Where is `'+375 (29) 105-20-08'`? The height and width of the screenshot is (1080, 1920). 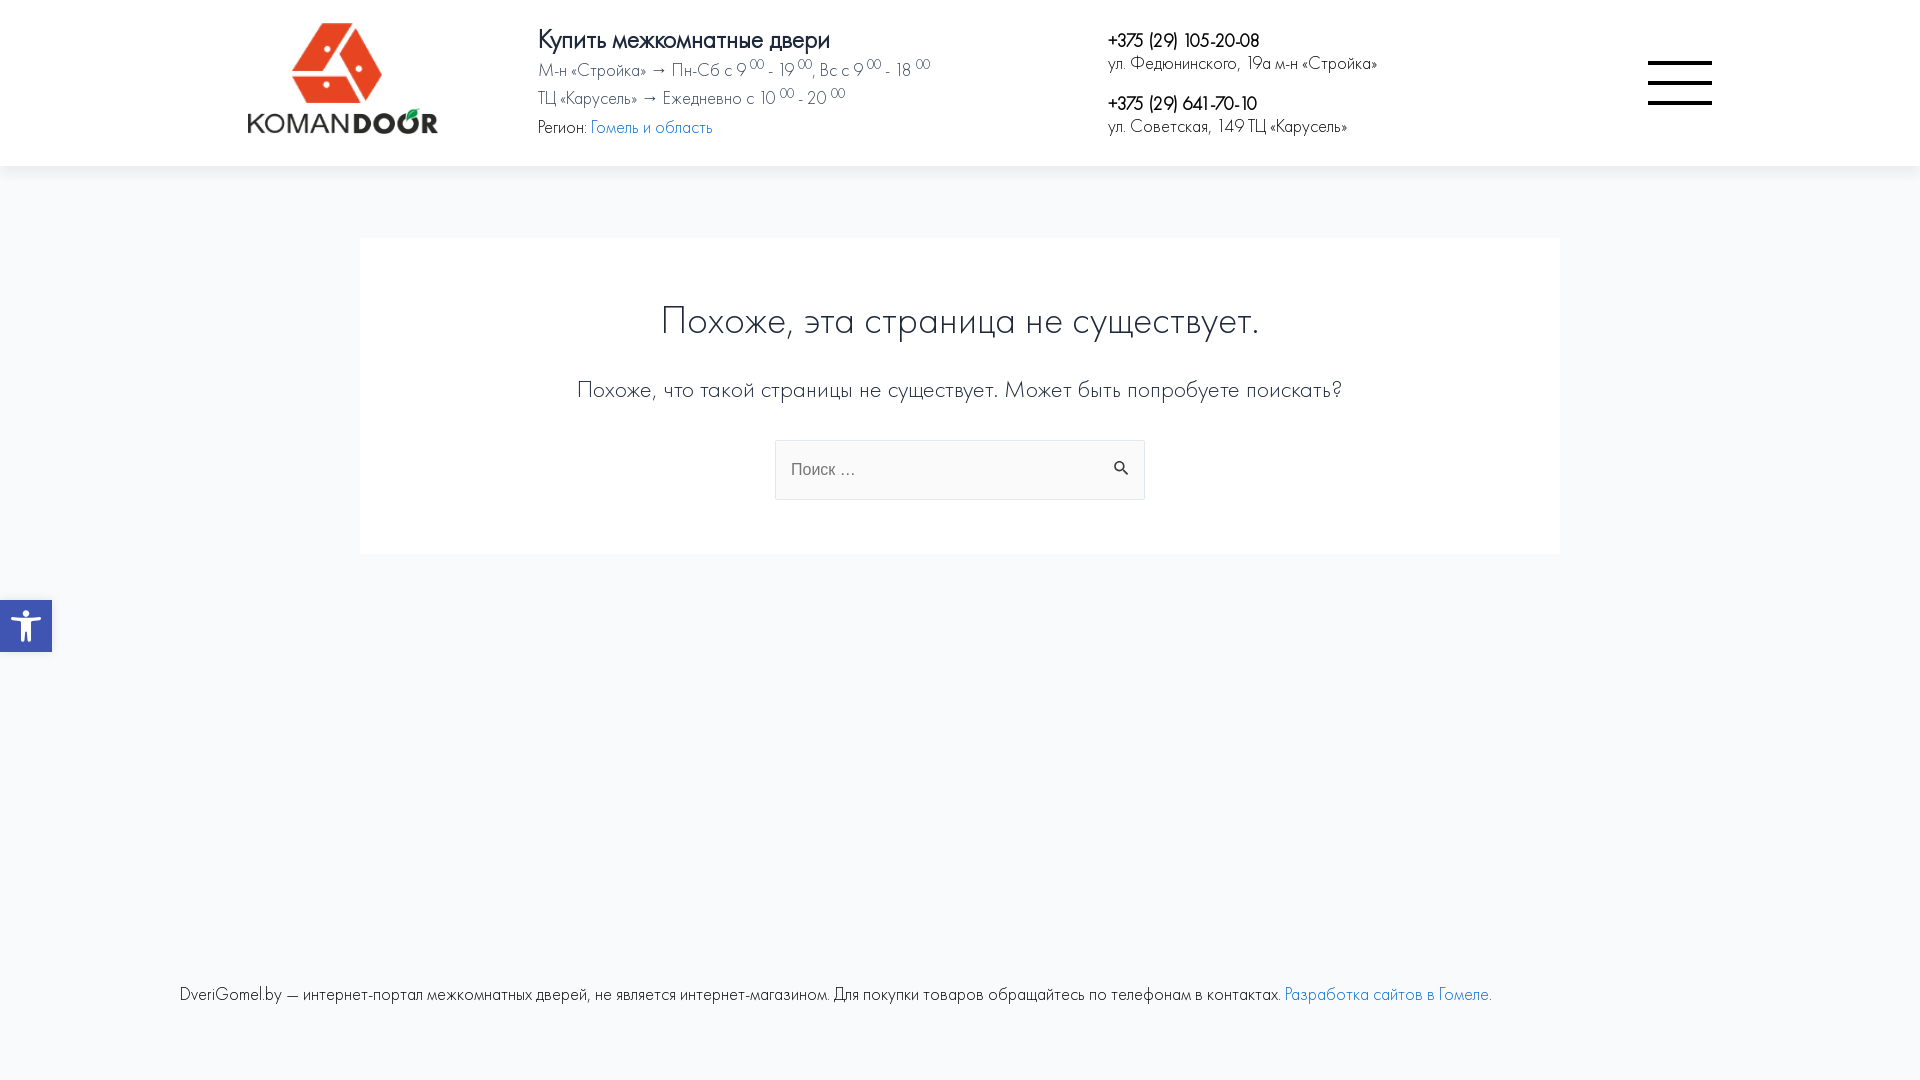 '+375 (29) 105-20-08' is located at coordinates (1107, 40).